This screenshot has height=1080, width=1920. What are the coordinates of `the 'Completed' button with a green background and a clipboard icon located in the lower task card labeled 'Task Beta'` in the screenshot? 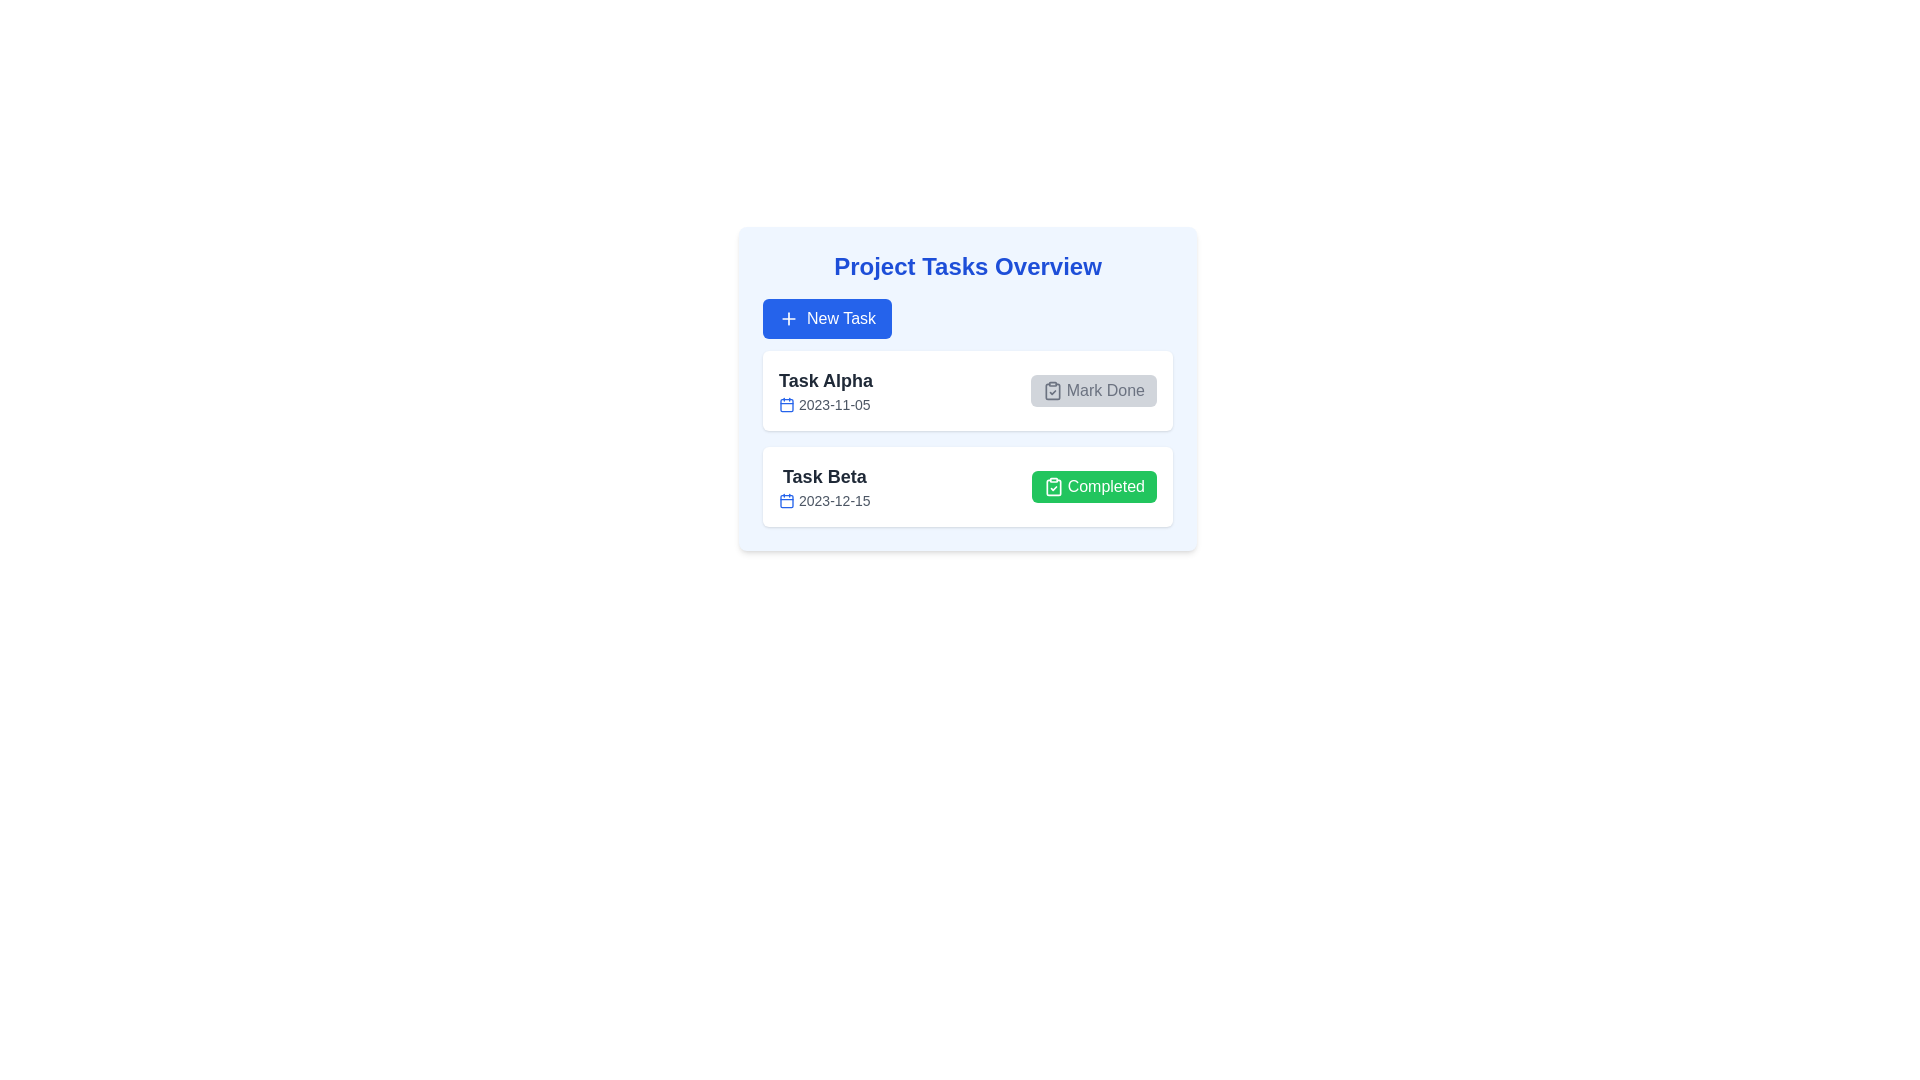 It's located at (1093, 486).